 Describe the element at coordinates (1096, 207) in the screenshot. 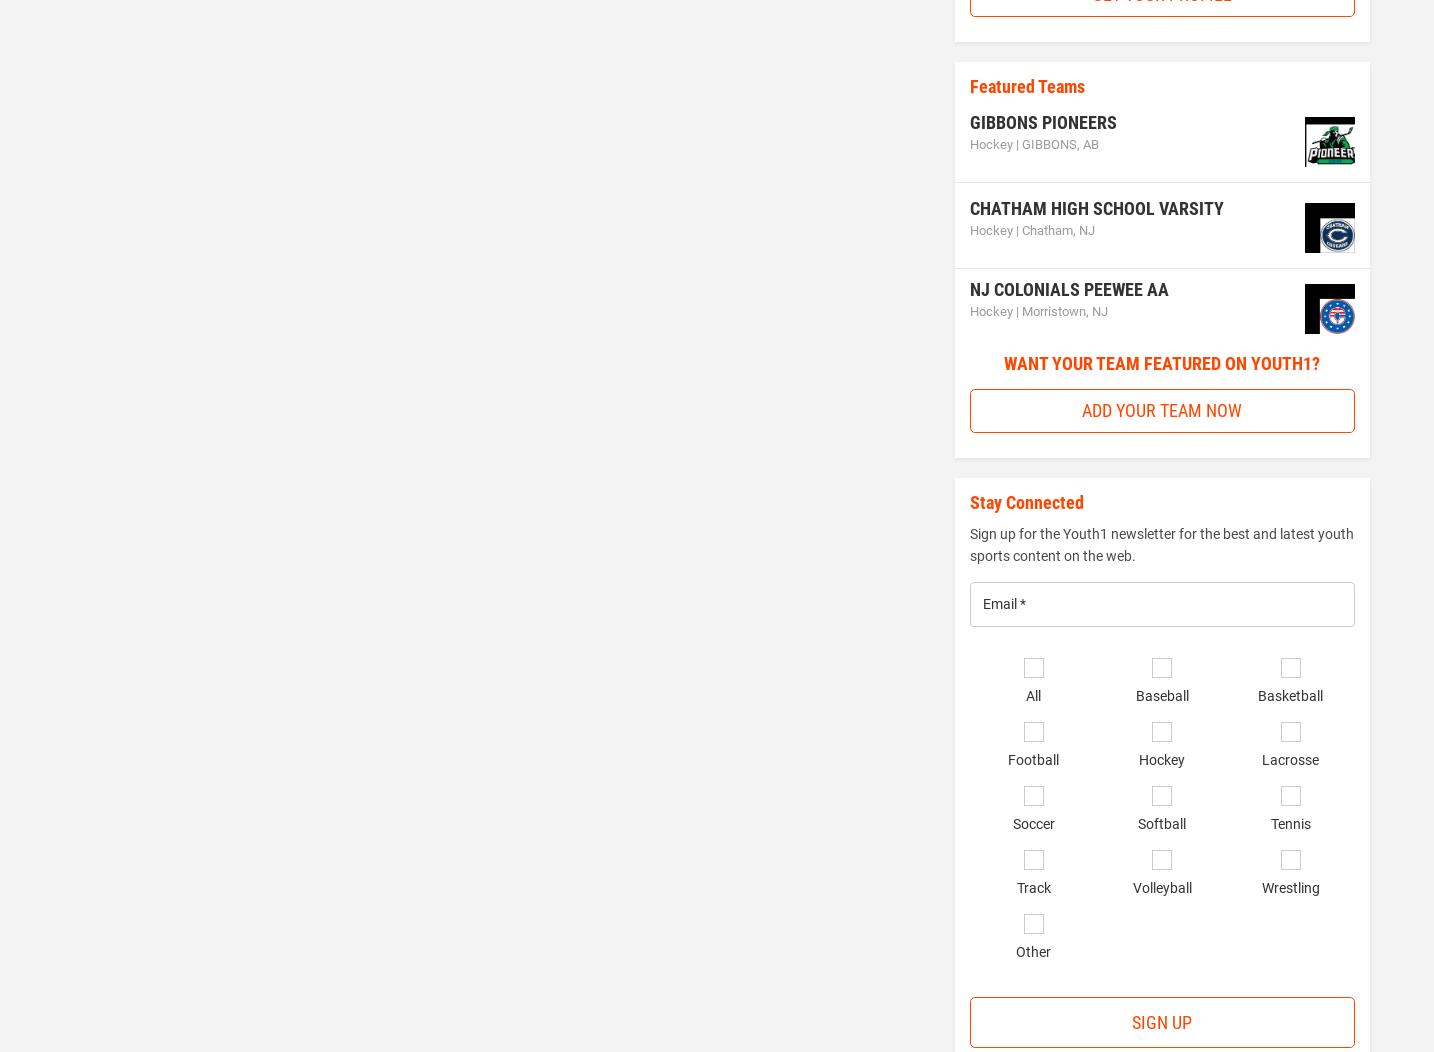

I see `'Chatham High School Varsity'` at that location.